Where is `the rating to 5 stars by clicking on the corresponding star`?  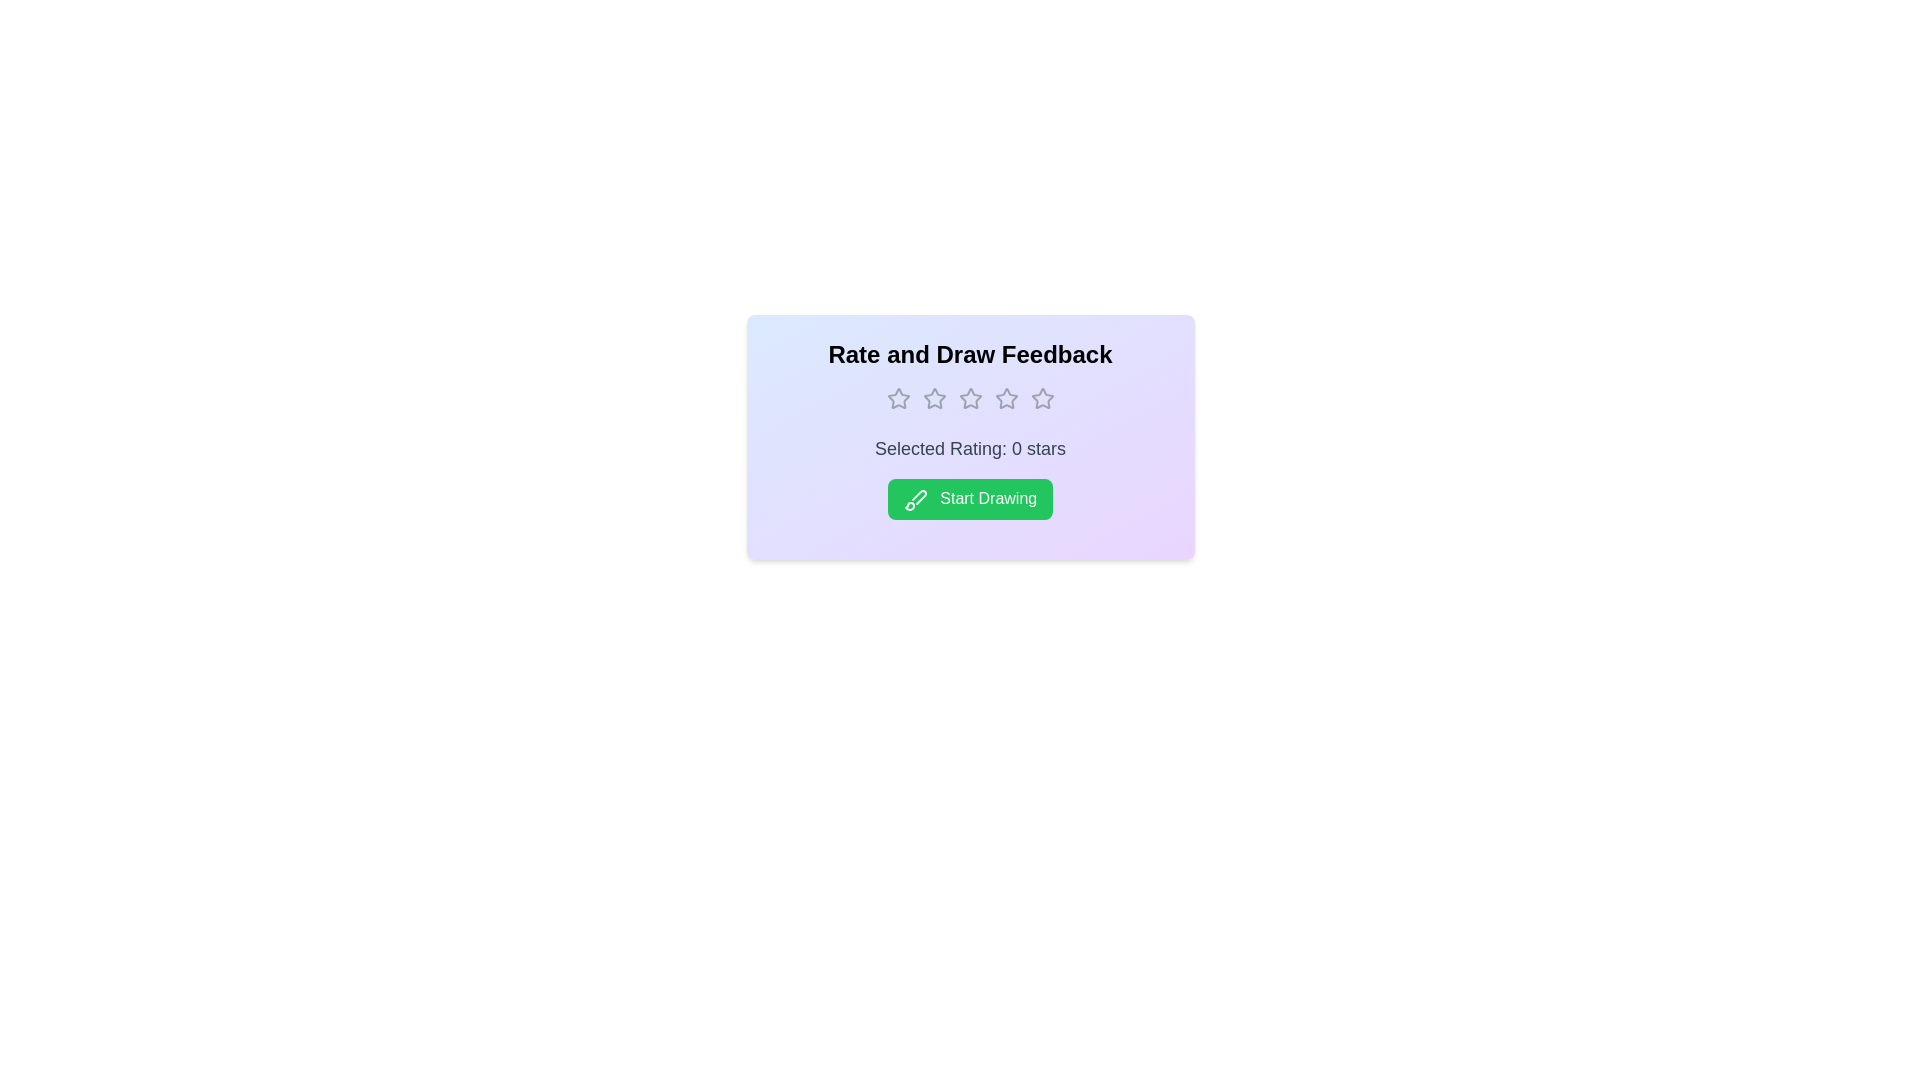
the rating to 5 stars by clicking on the corresponding star is located at coordinates (1041, 398).